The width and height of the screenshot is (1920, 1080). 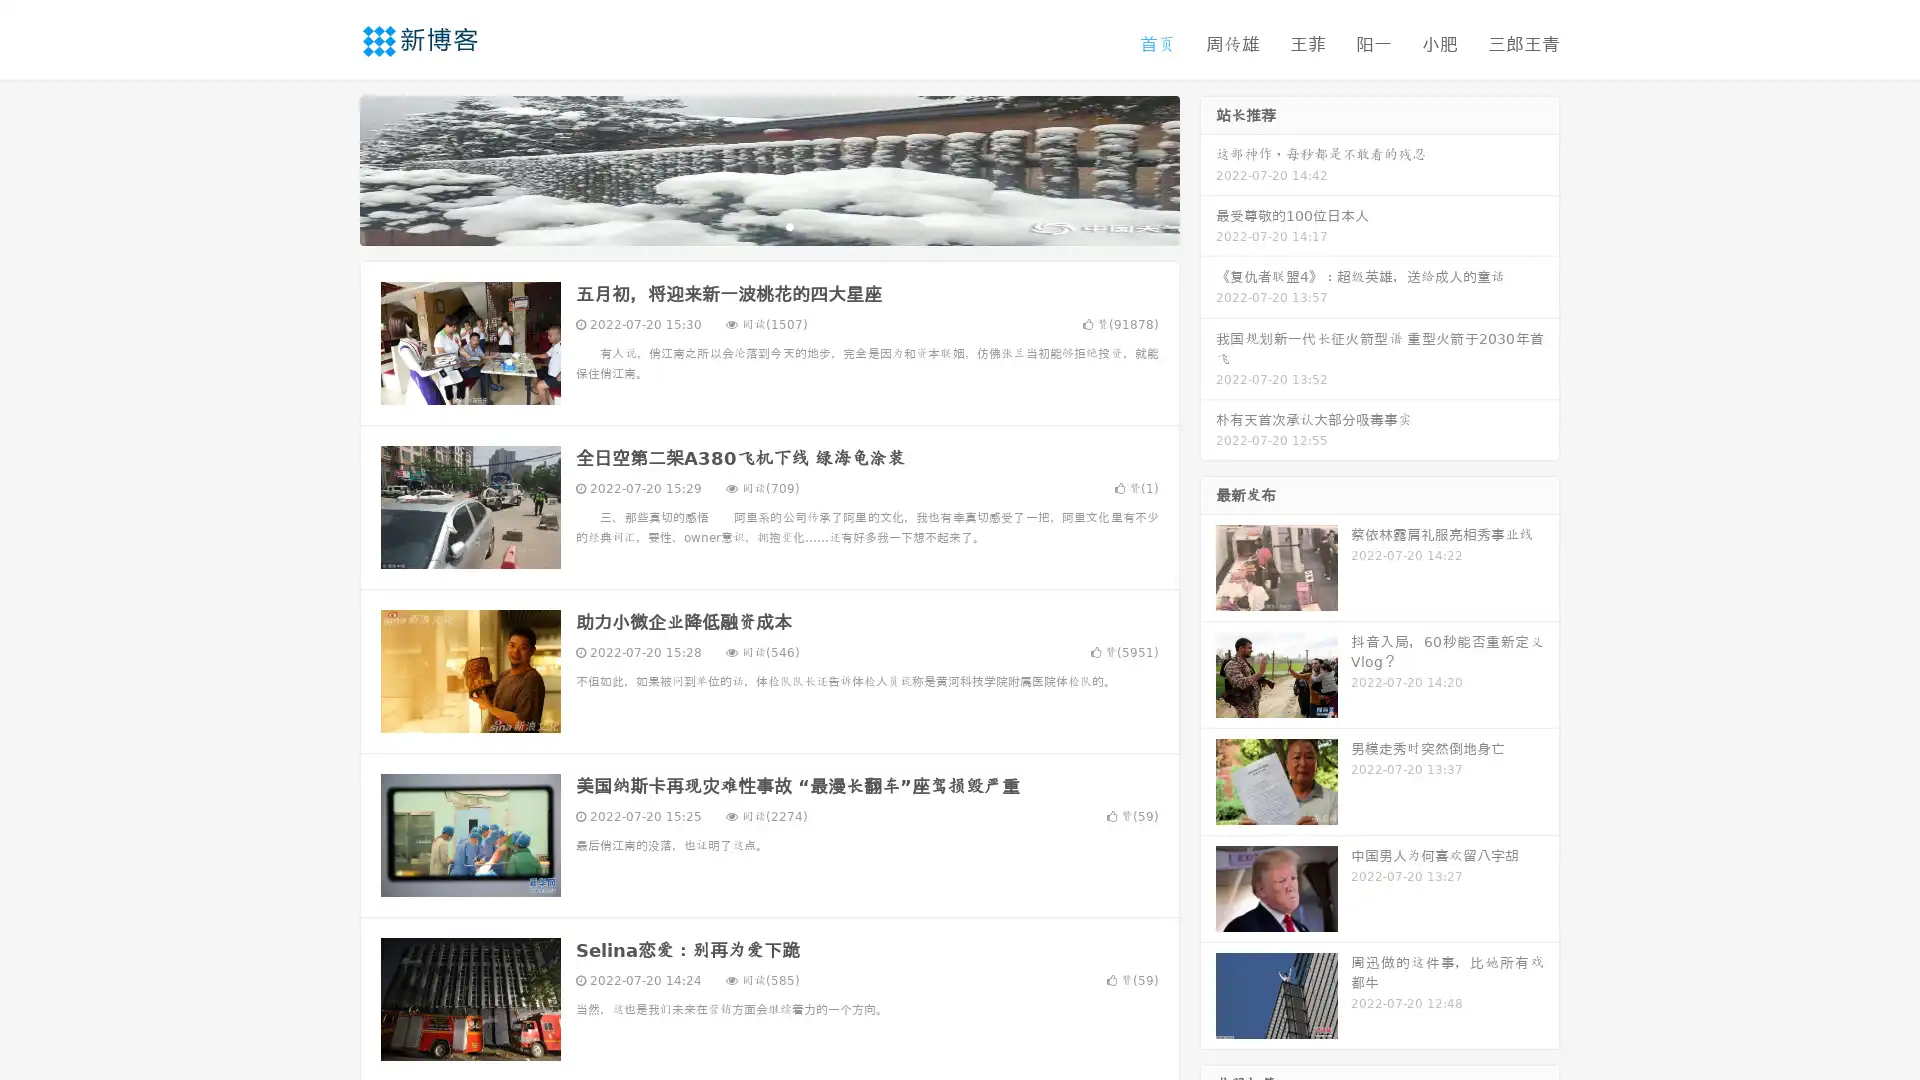 What do you see at coordinates (768, 225) in the screenshot?
I see `Go to slide 2` at bounding box center [768, 225].